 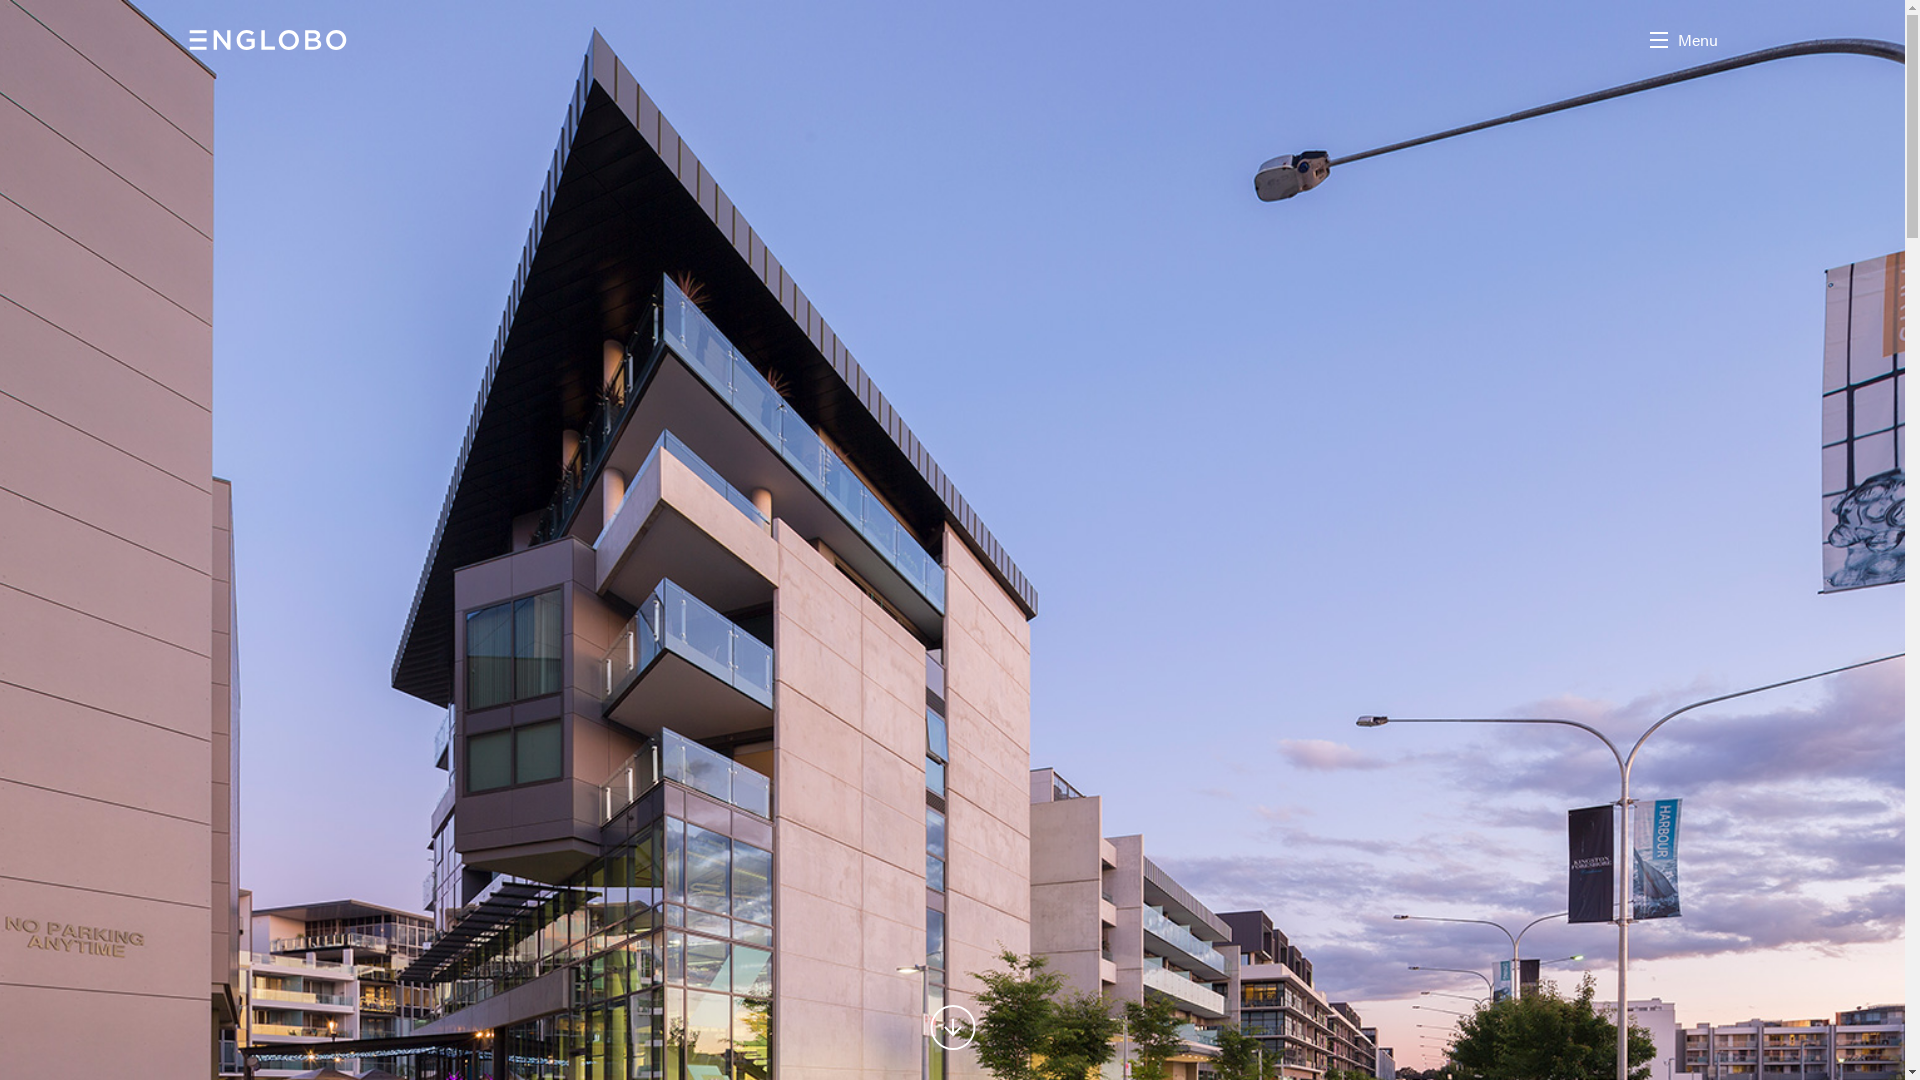 I want to click on 'Englobo Group', so click(x=267, y=39).